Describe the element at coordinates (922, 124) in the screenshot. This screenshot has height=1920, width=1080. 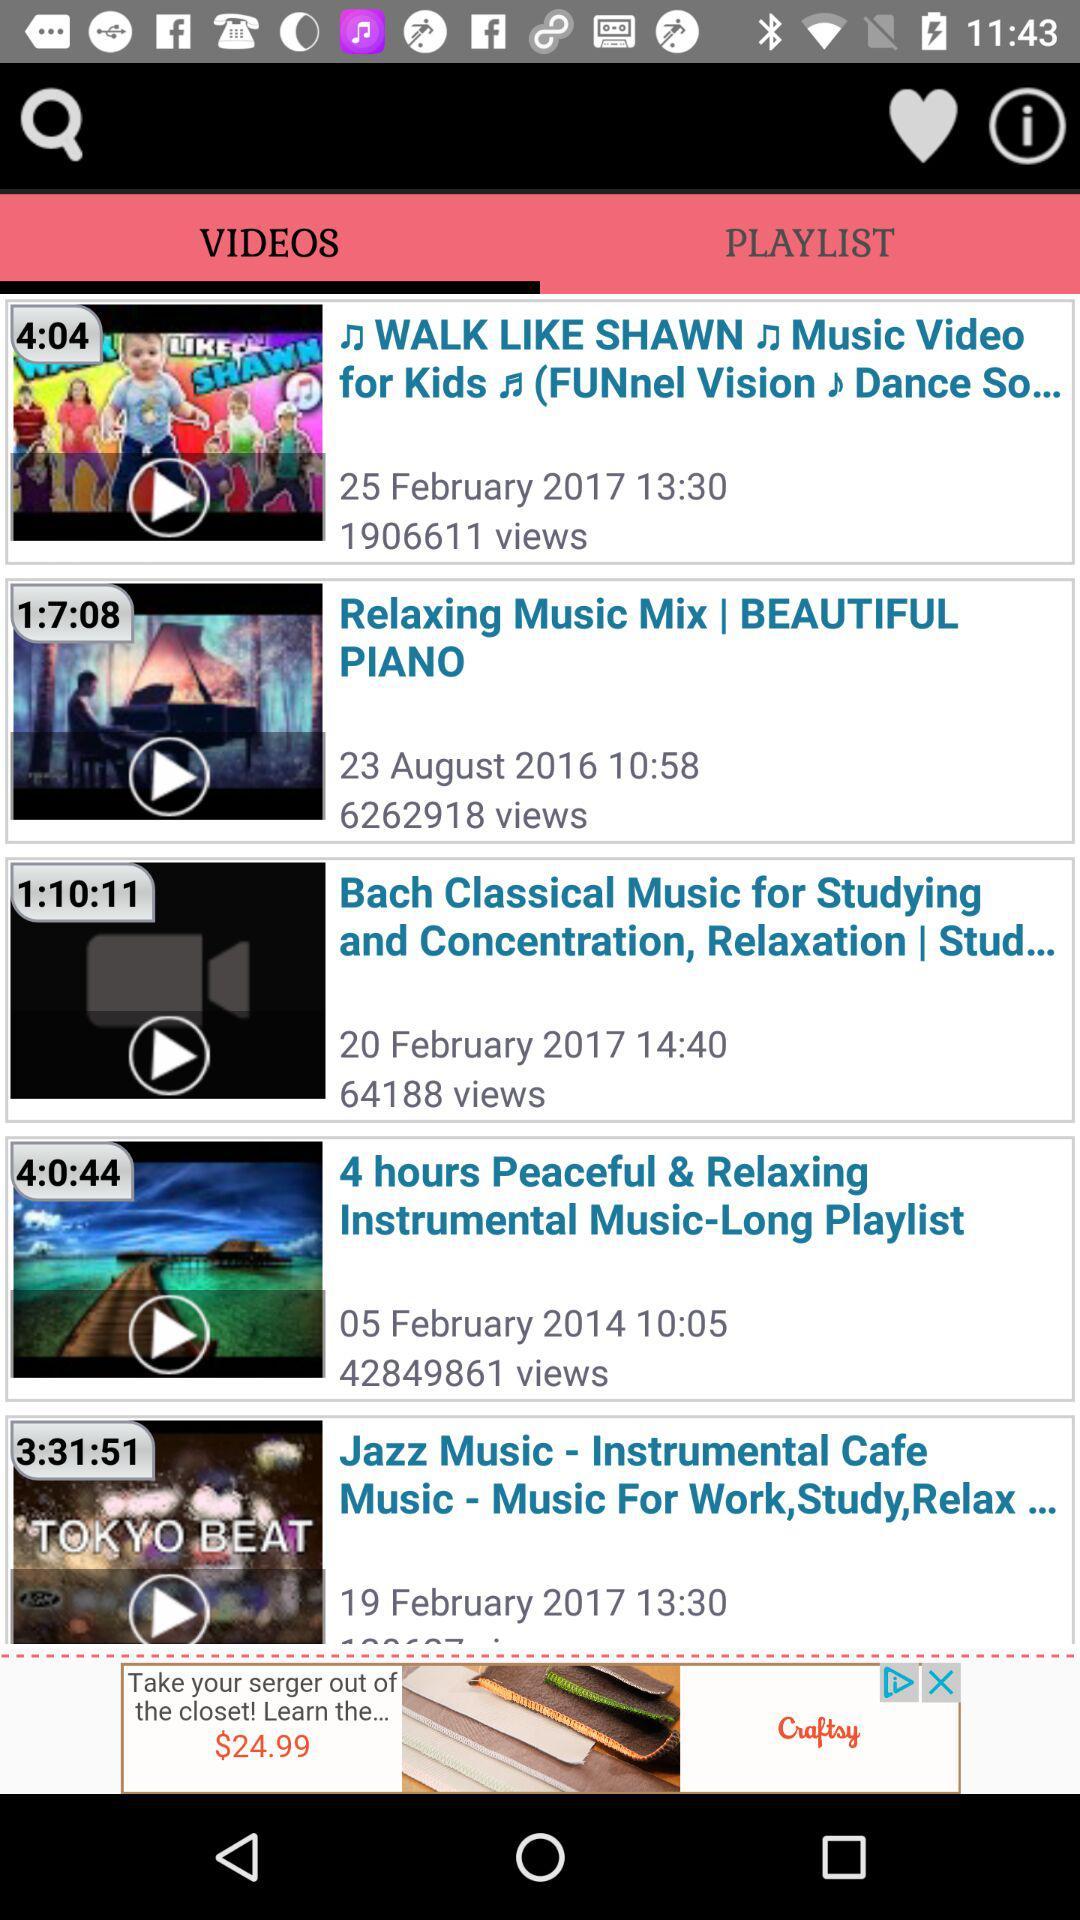
I see `the favorite icon` at that location.